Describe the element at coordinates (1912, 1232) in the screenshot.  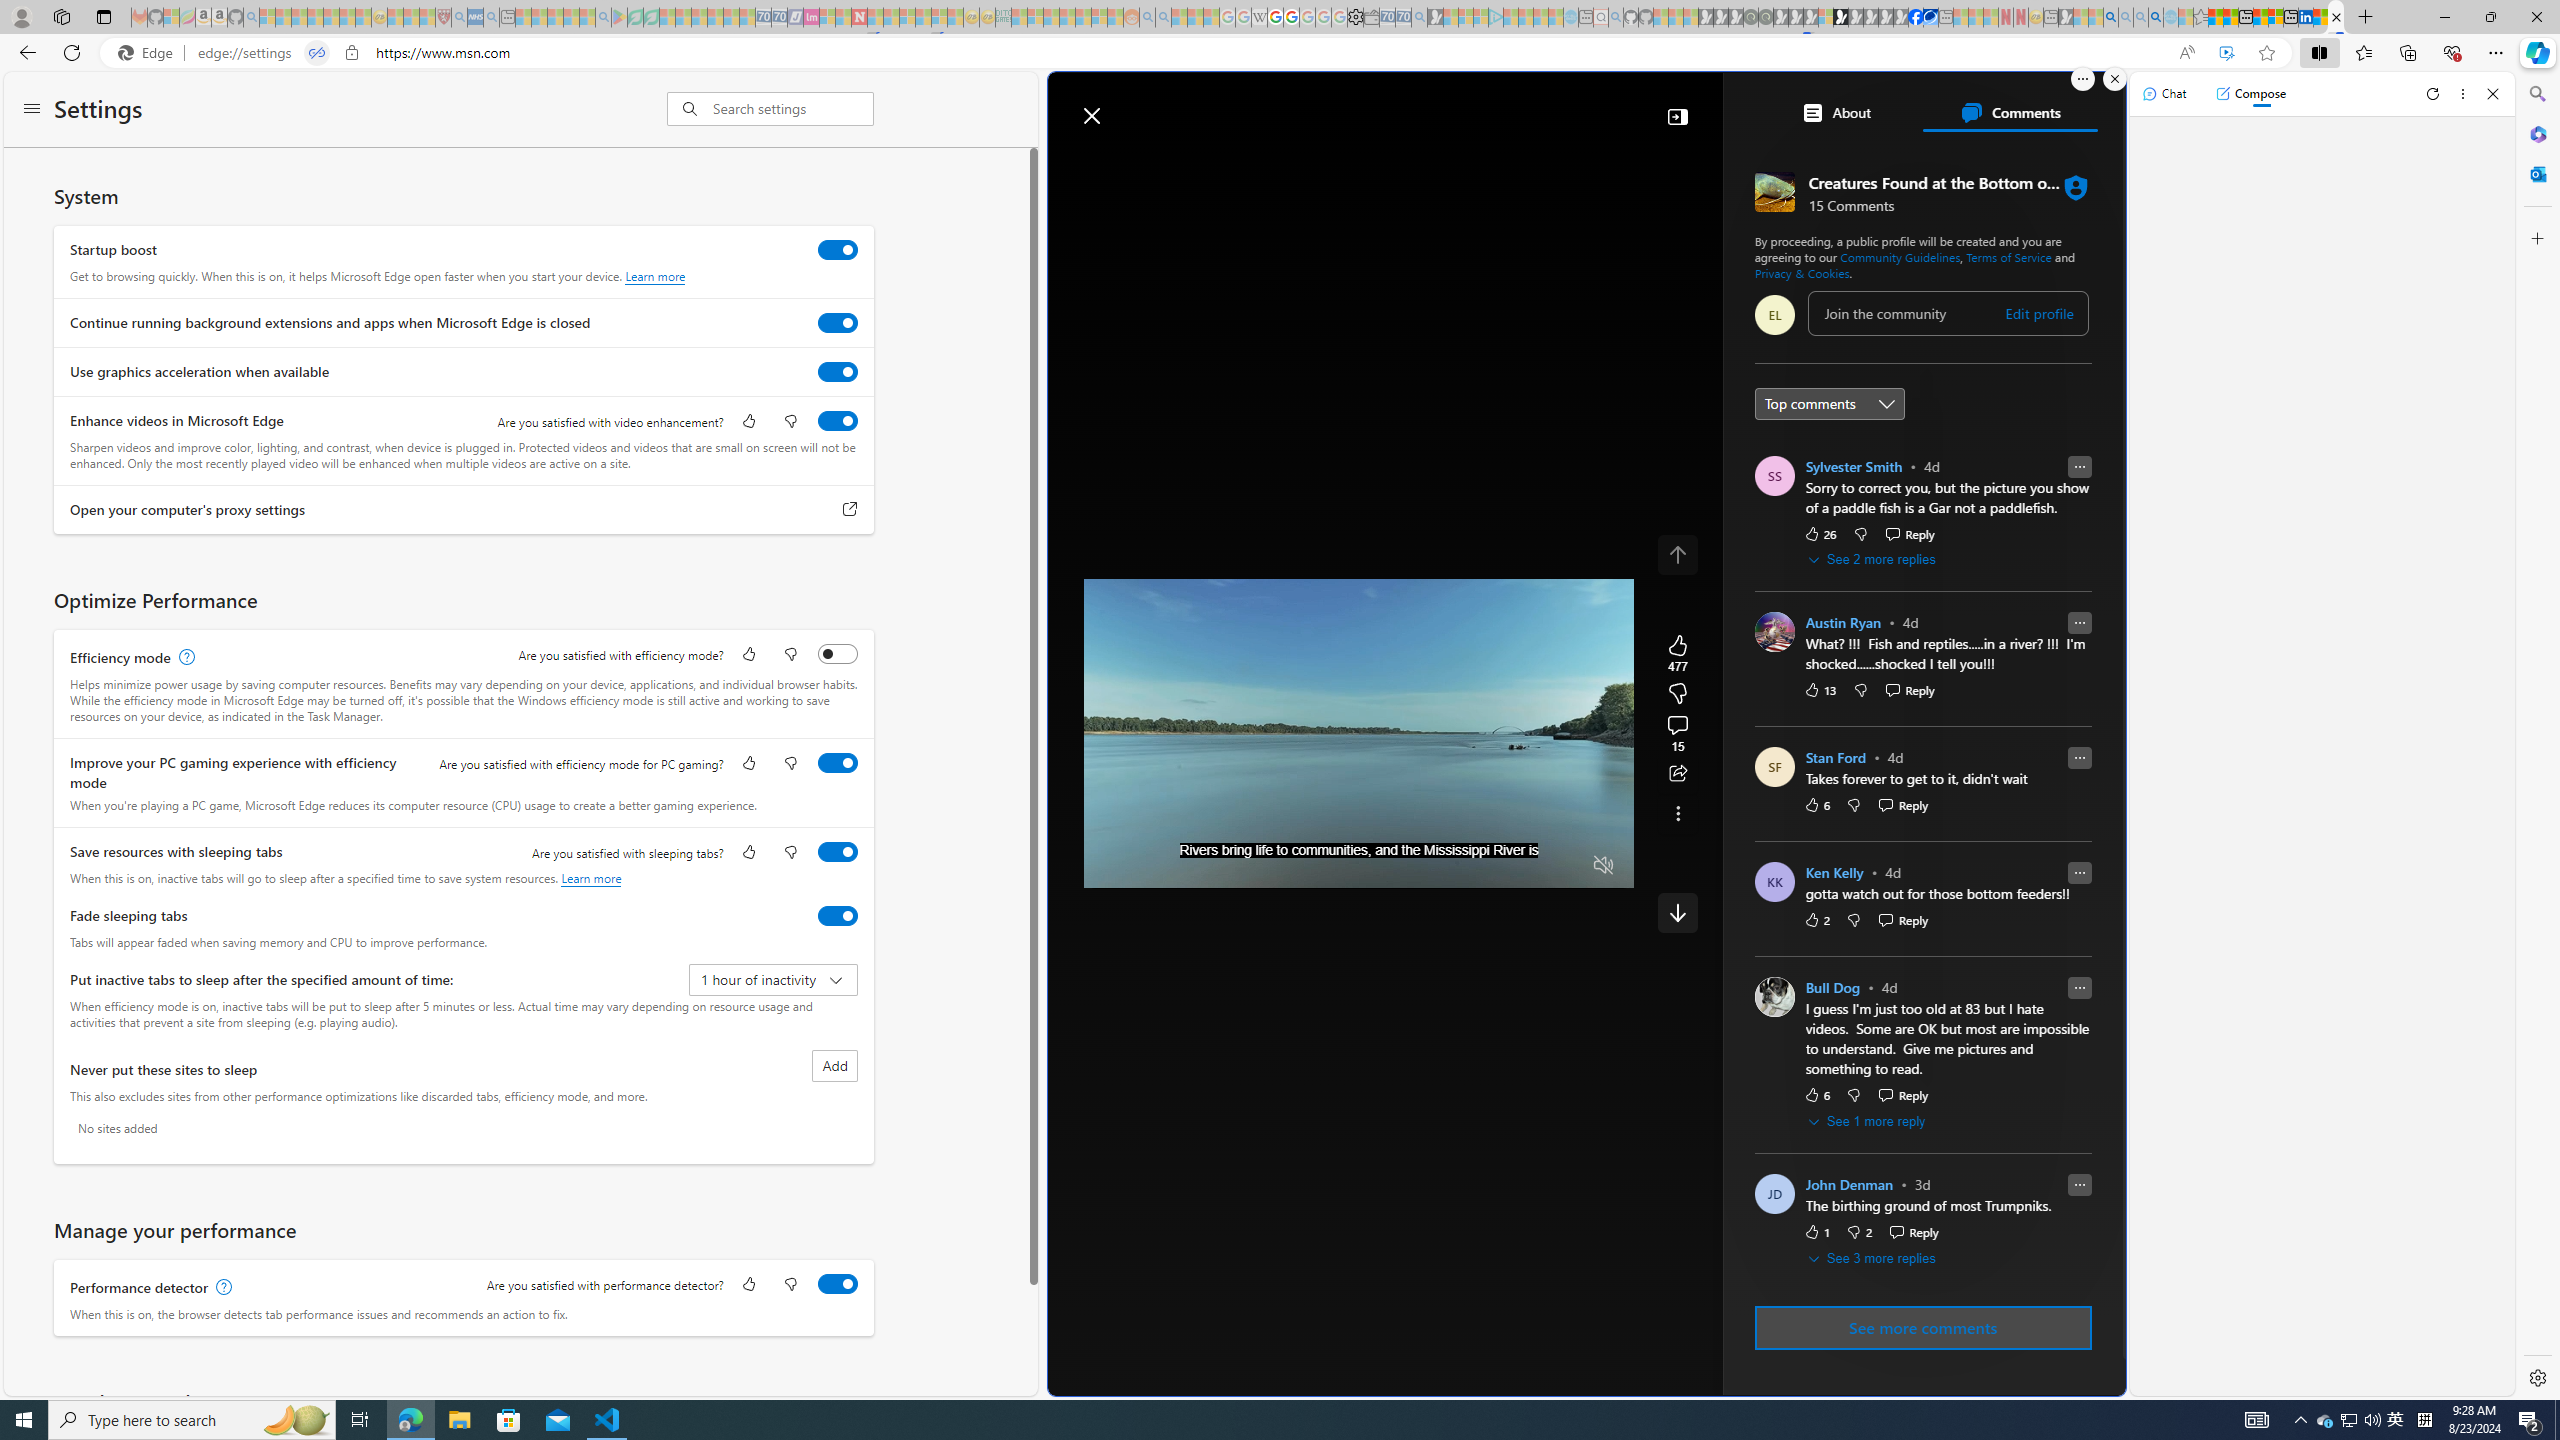
I see `'Reply Reply Comment'` at that location.